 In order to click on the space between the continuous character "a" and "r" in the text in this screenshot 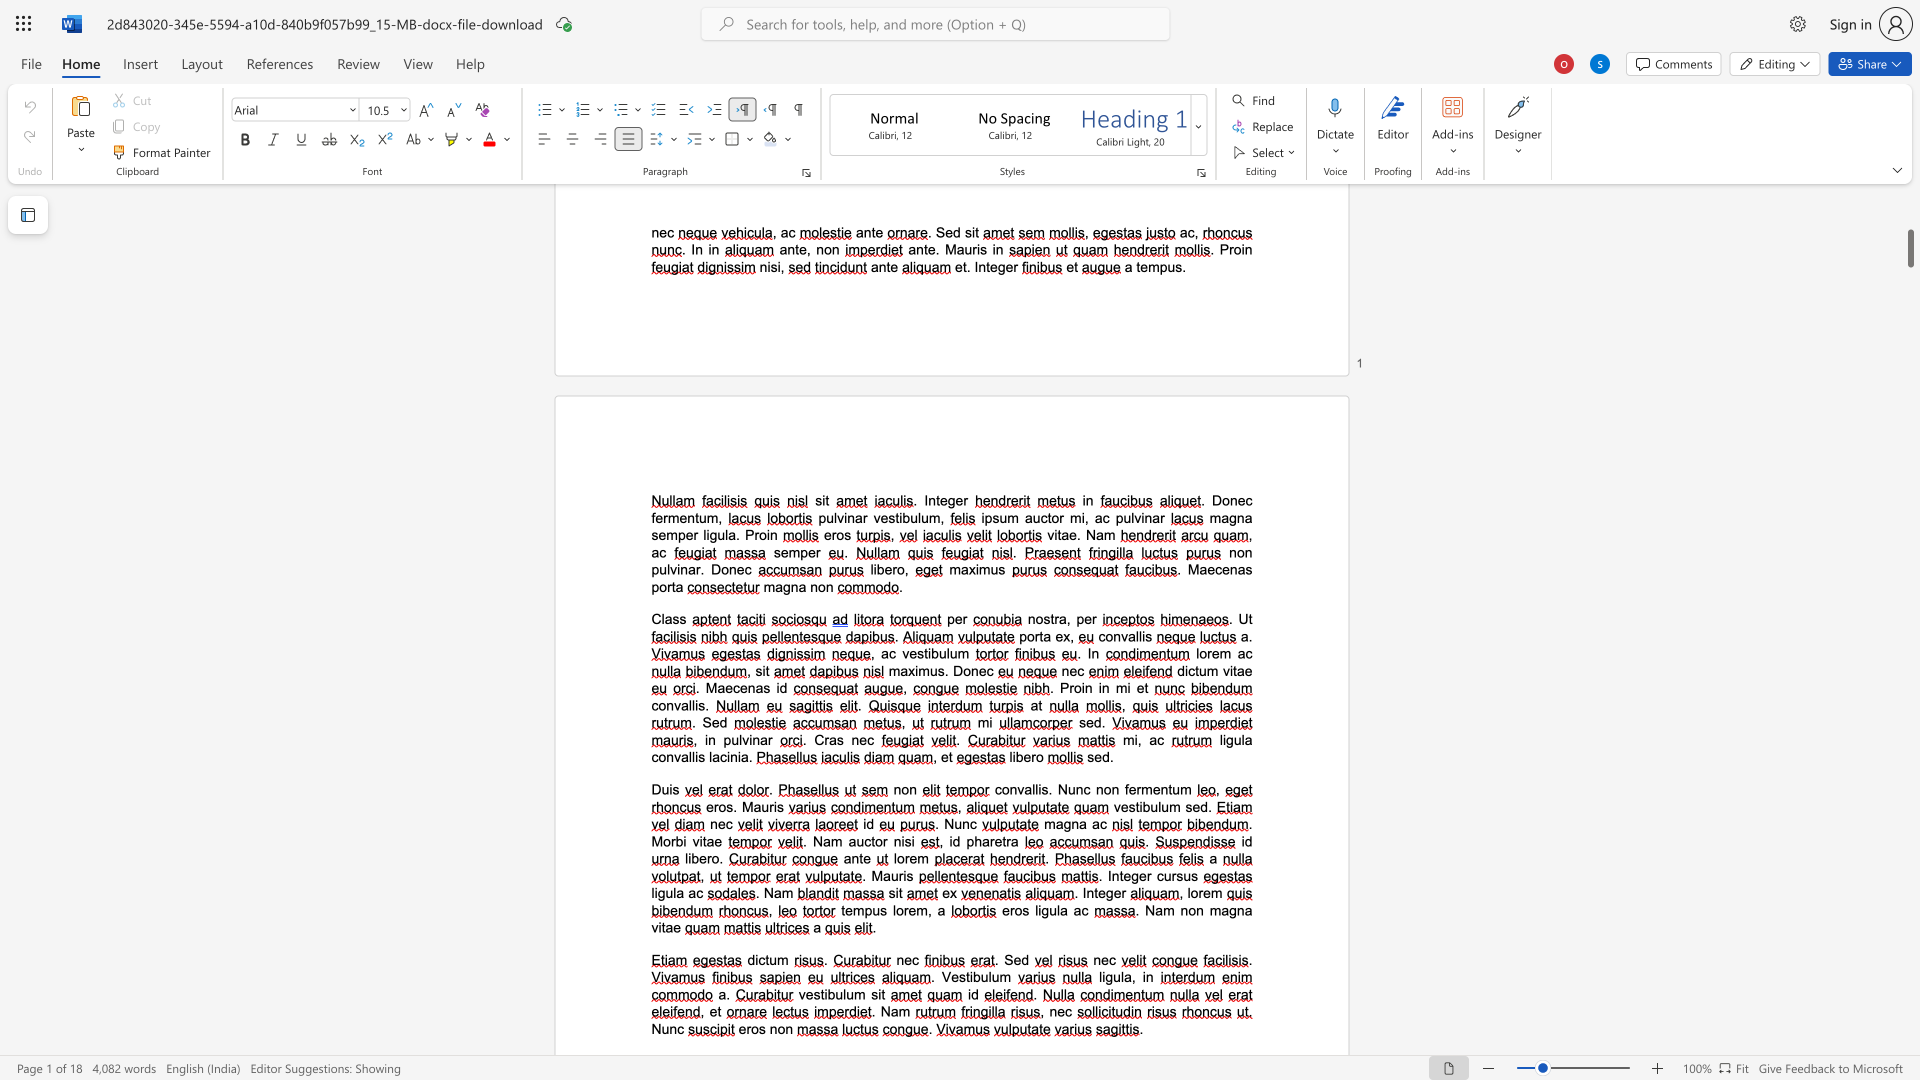, I will do `click(766, 740)`.